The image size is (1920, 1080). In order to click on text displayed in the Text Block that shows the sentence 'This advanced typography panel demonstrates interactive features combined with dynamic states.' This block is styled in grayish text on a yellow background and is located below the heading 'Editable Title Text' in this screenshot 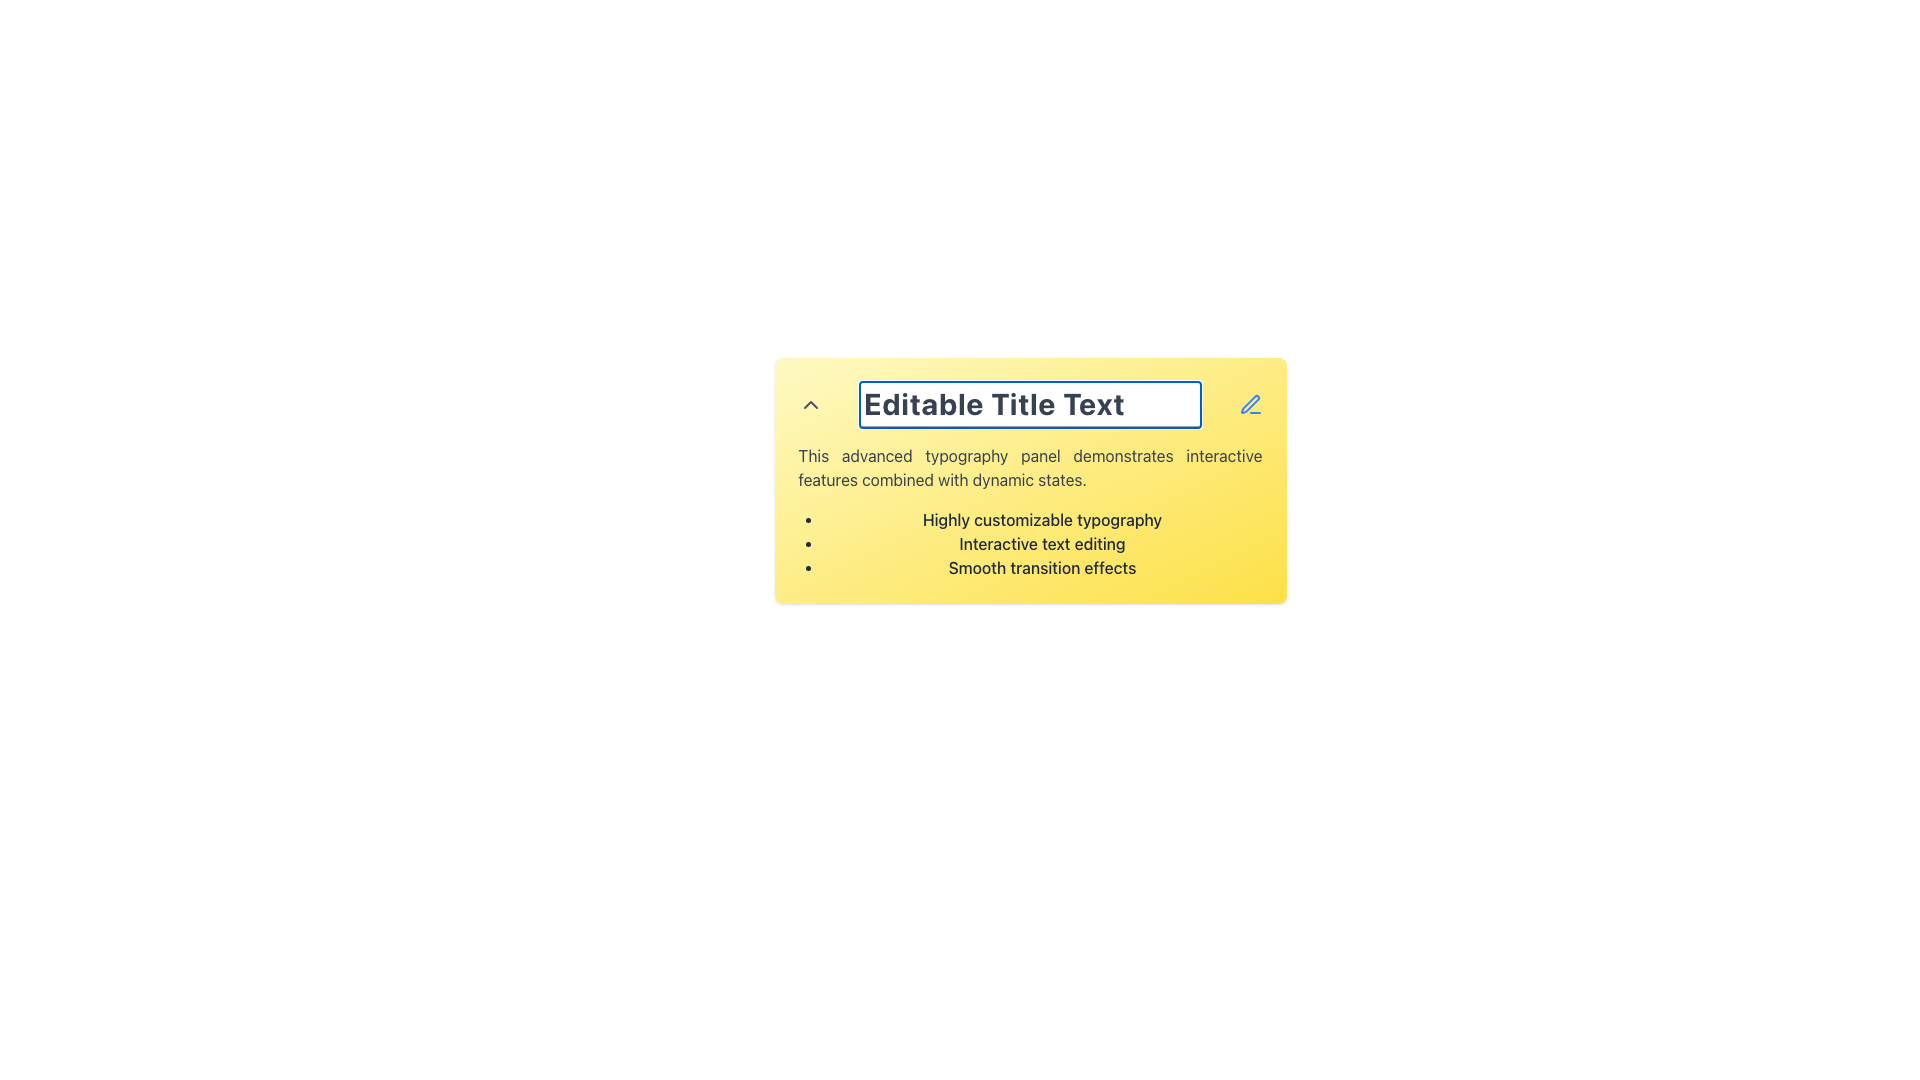, I will do `click(1030, 467)`.